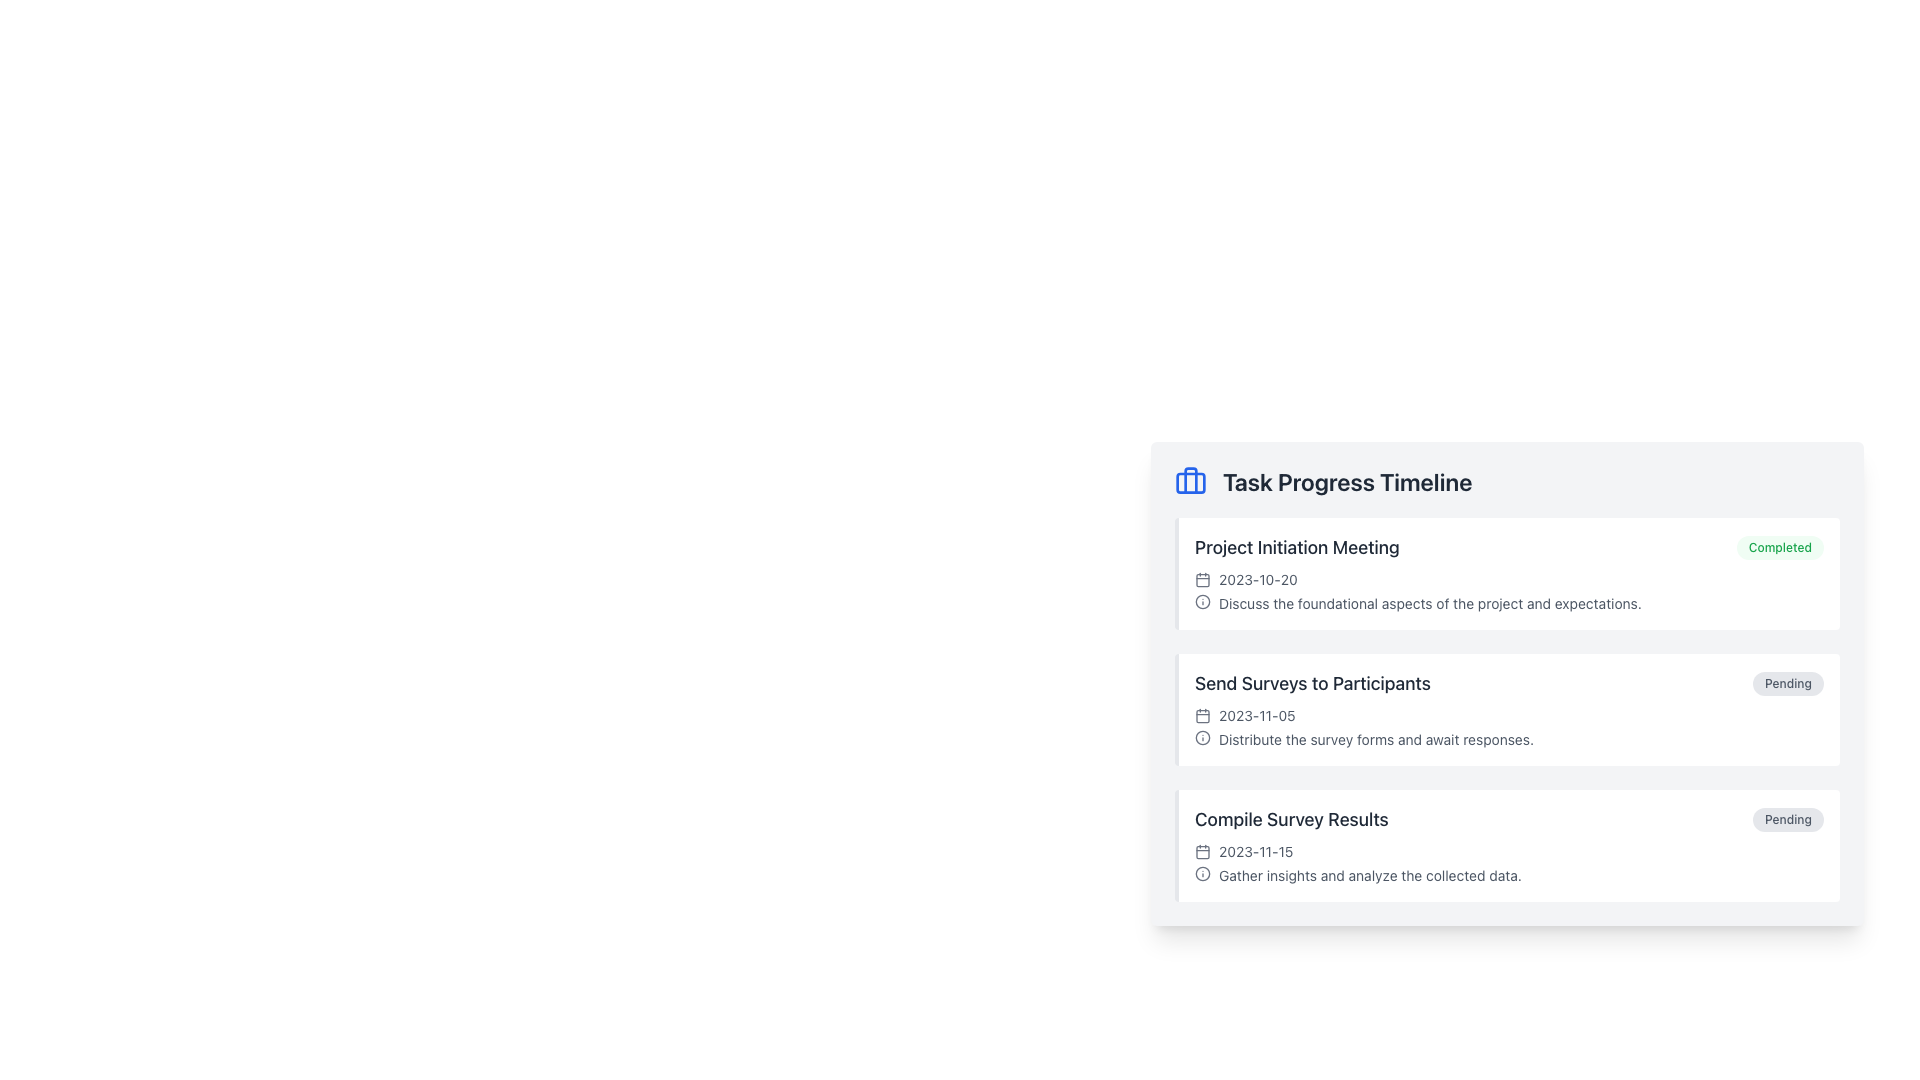 The height and width of the screenshot is (1080, 1920). I want to click on the SVG Icon that represents the date related to the task, located in the first item of the task list under 'Task Progress Timeline', preceding the date '2023-10-20', so click(1202, 579).